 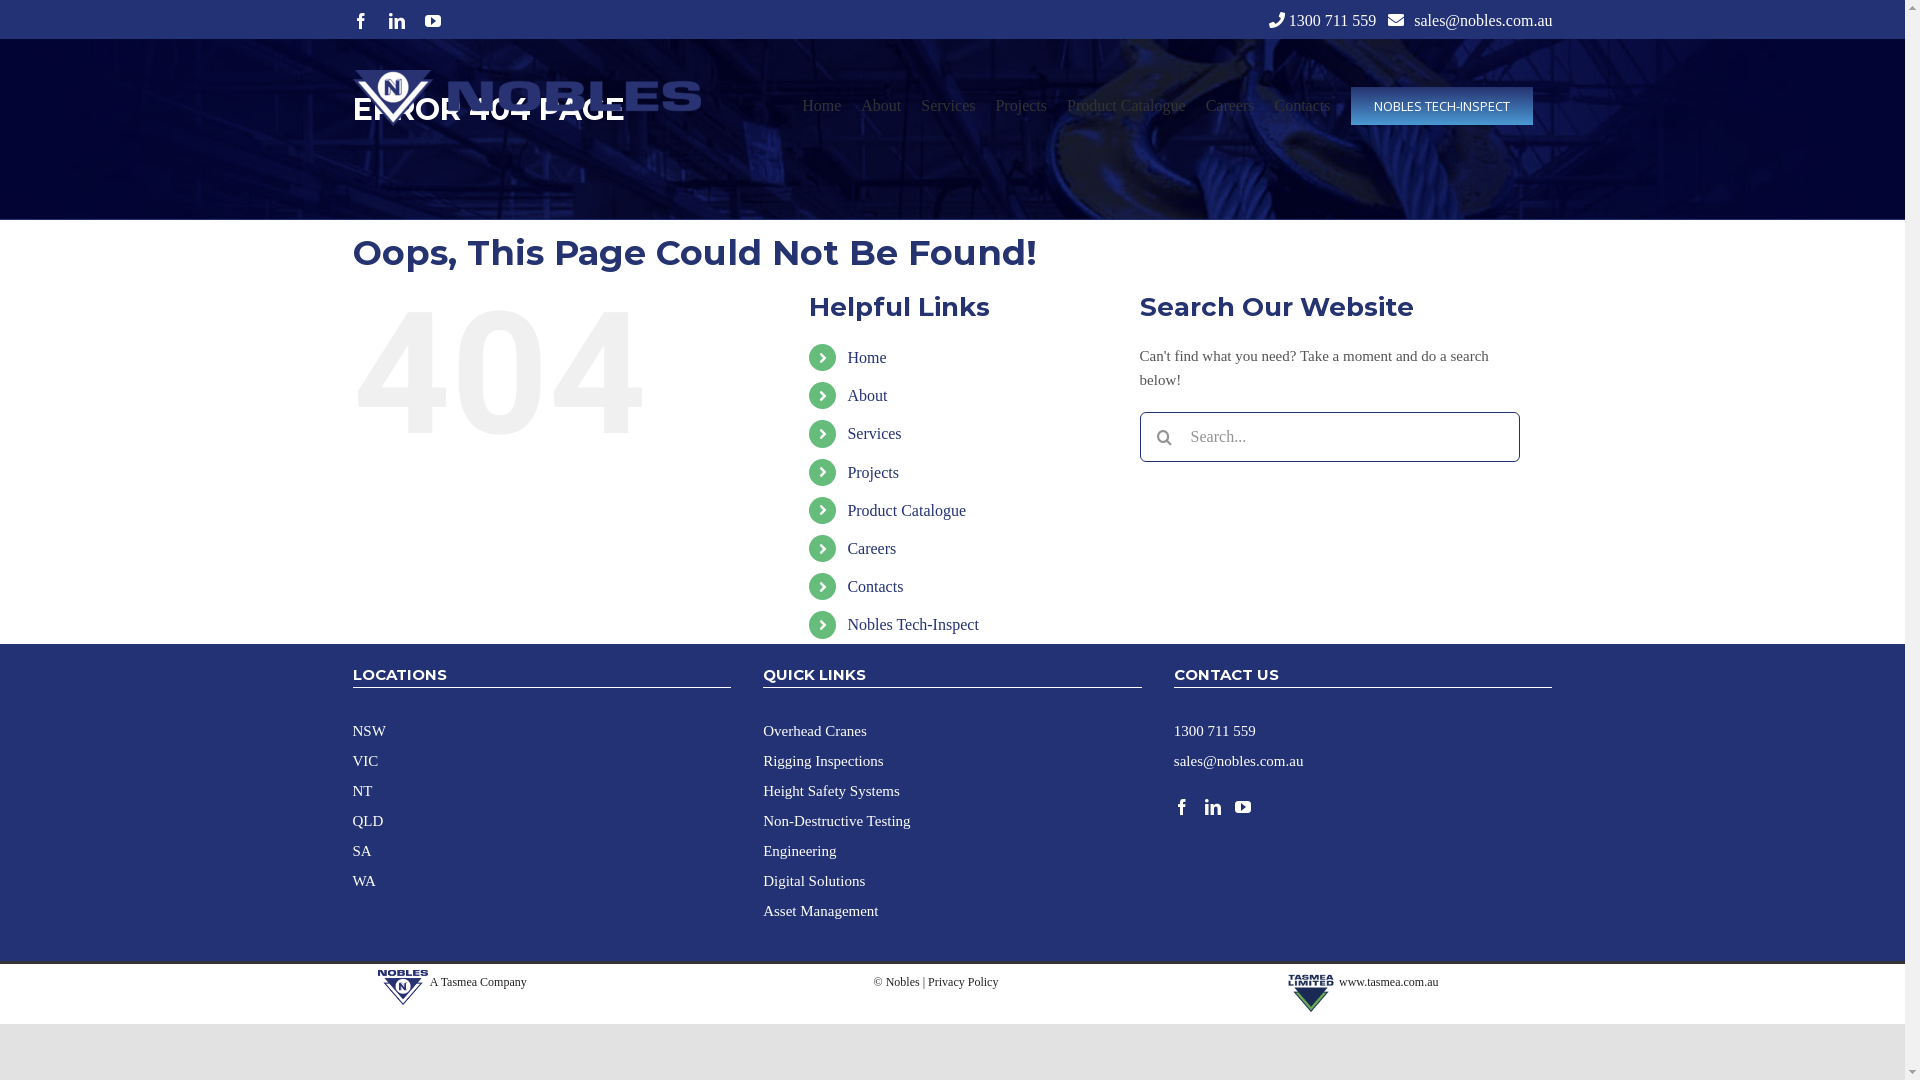 I want to click on 'QLD', so click(x=351, y=820).